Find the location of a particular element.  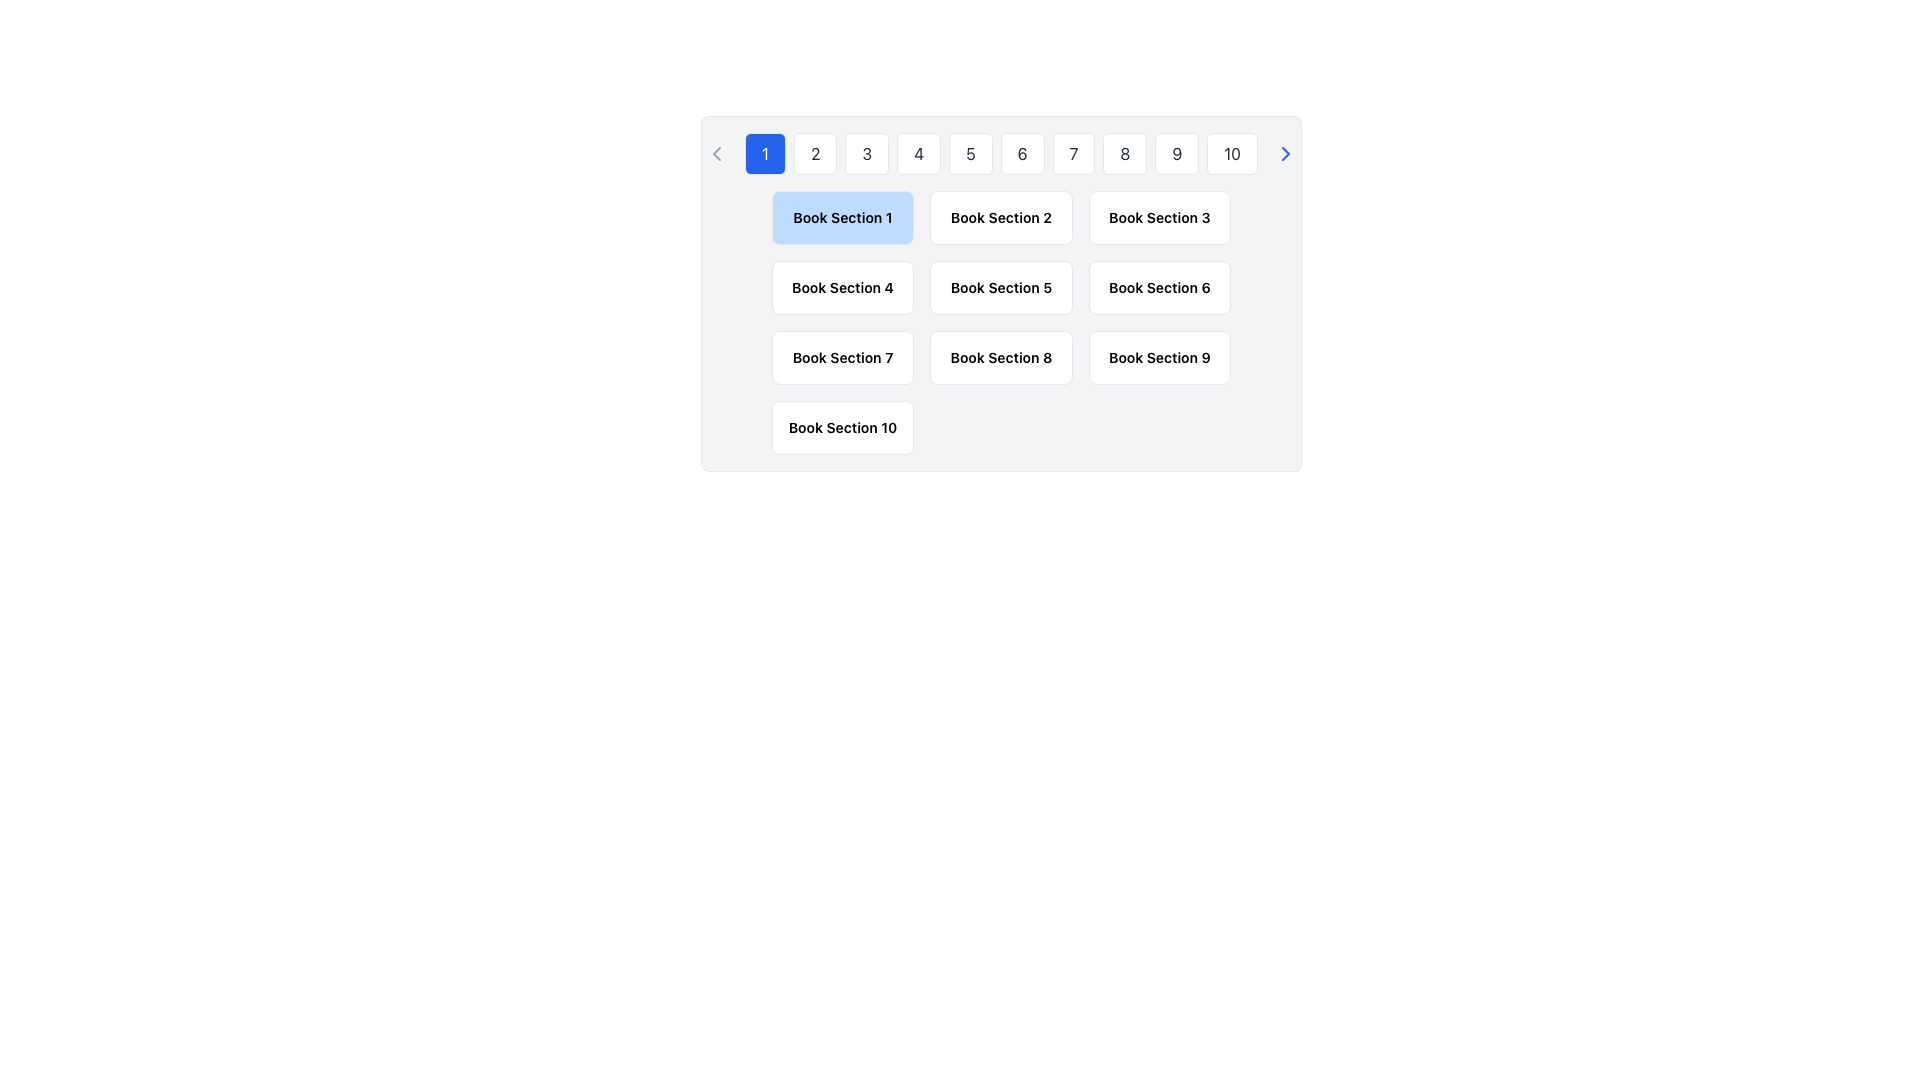

the rounded rectangular button with a white background and gray border that contains the number '7' in gray text, located between buttons '6' and '8' is located at coordinates (1073, 153).